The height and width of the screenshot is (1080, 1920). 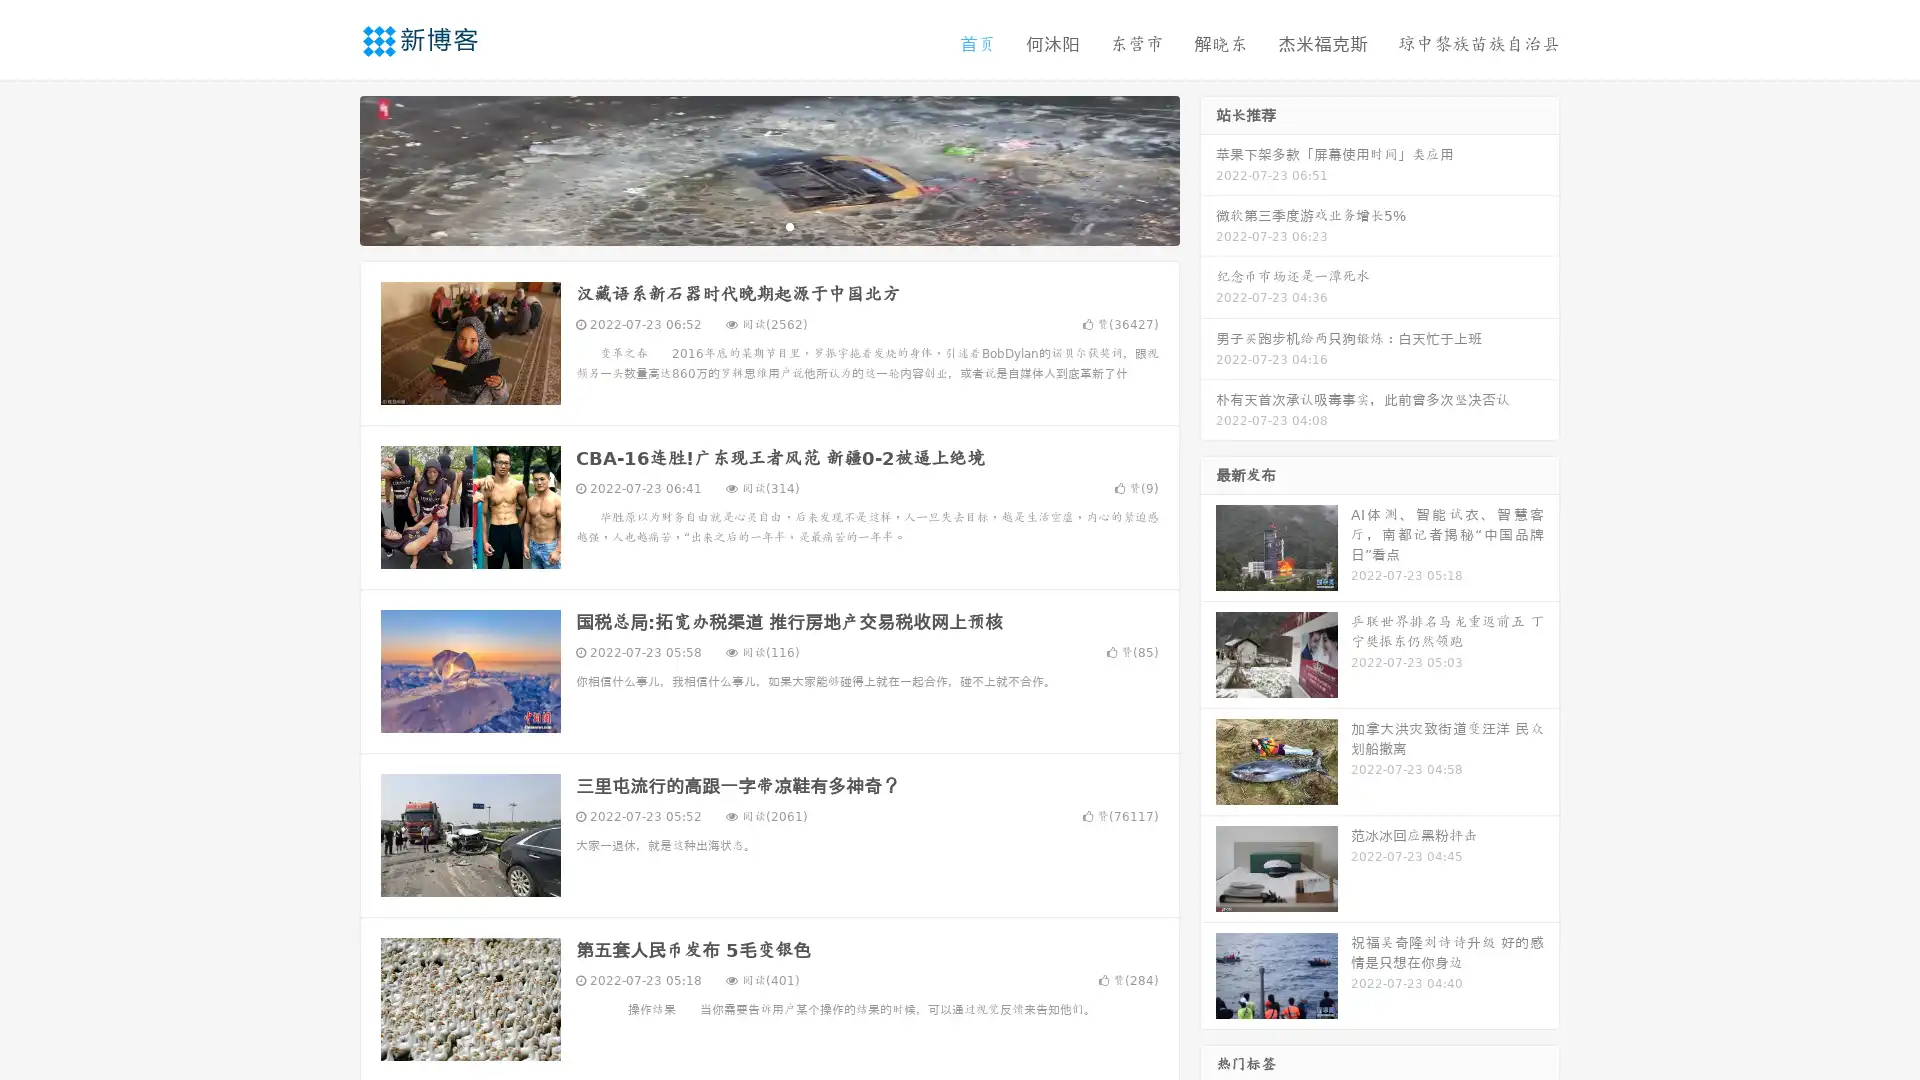 I want to click on Go to slide 1, so click(x=748, y=225).